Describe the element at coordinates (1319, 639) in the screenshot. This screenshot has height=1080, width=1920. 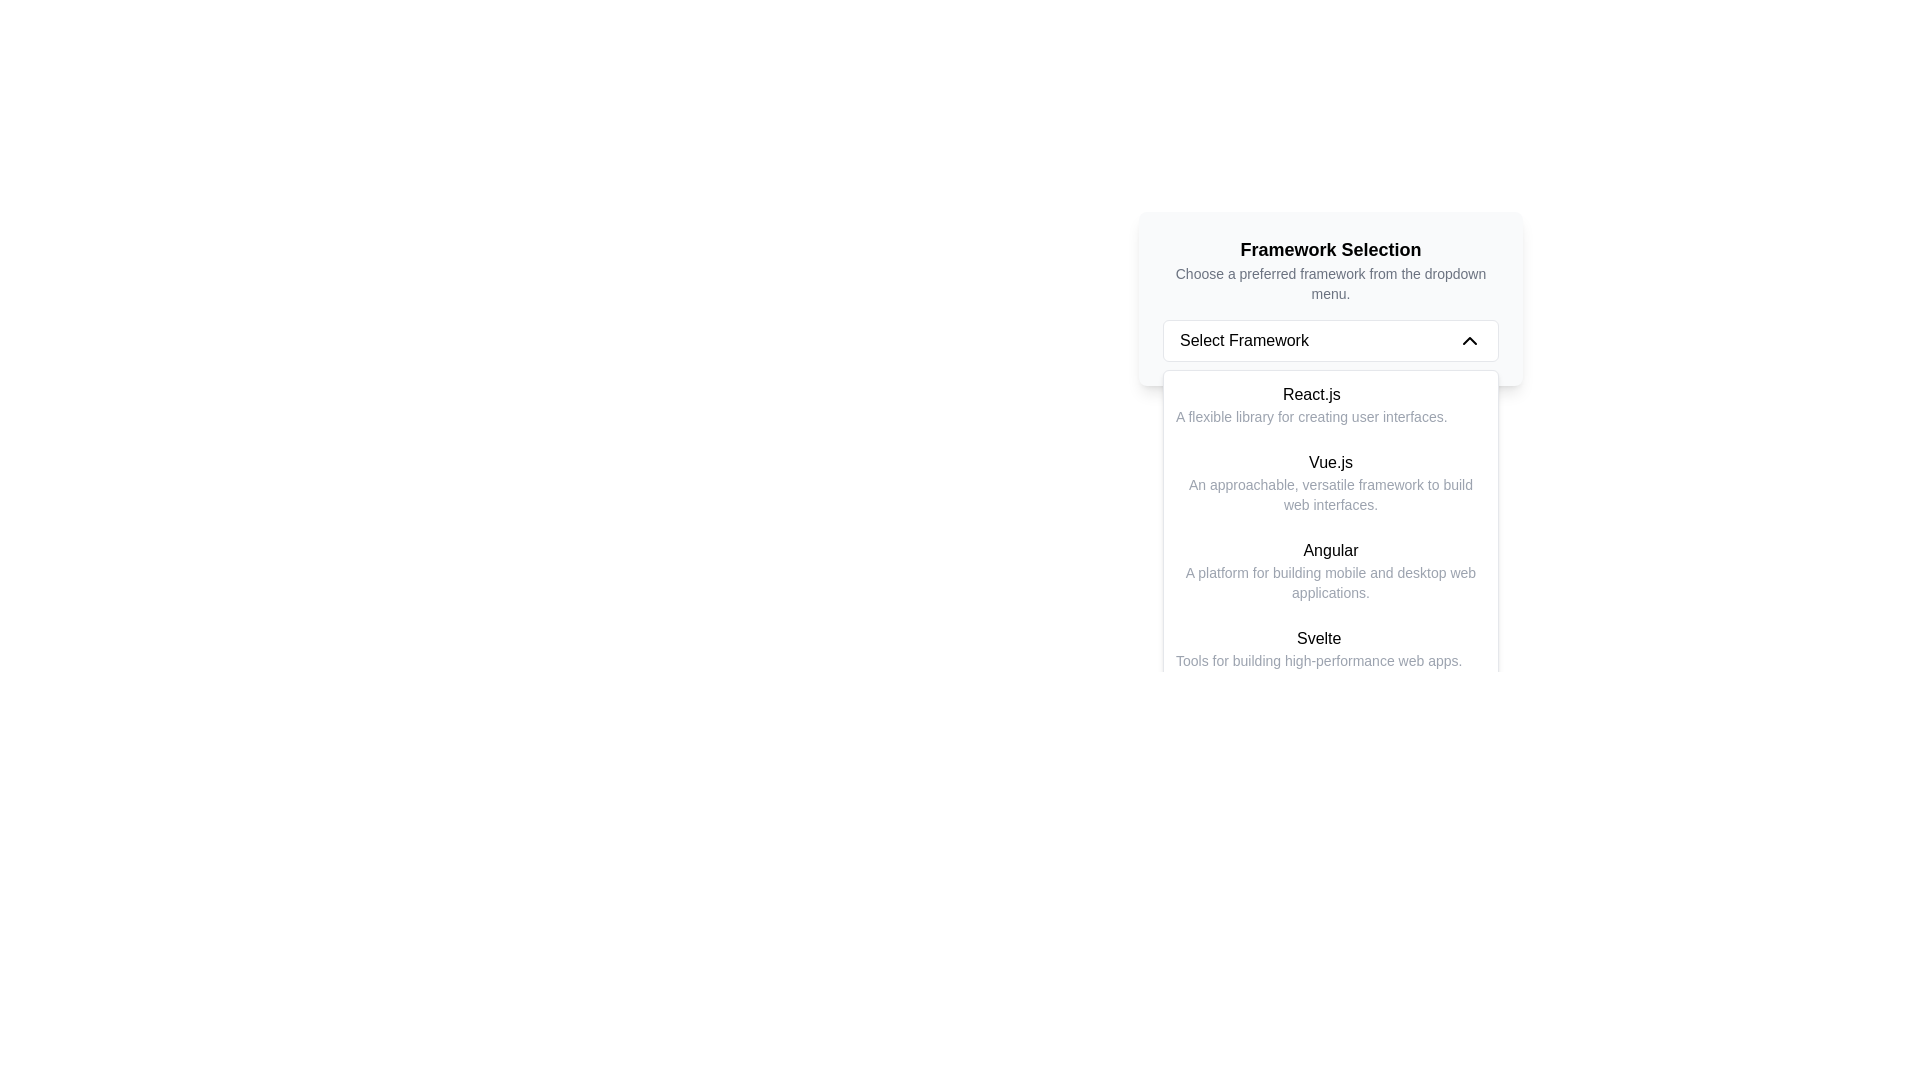
I see `text label 'Svelte' which is styled in bold or medium font weight, located at the top of a text block above the description 'Tools for building high-performance web apps.'` at that location.